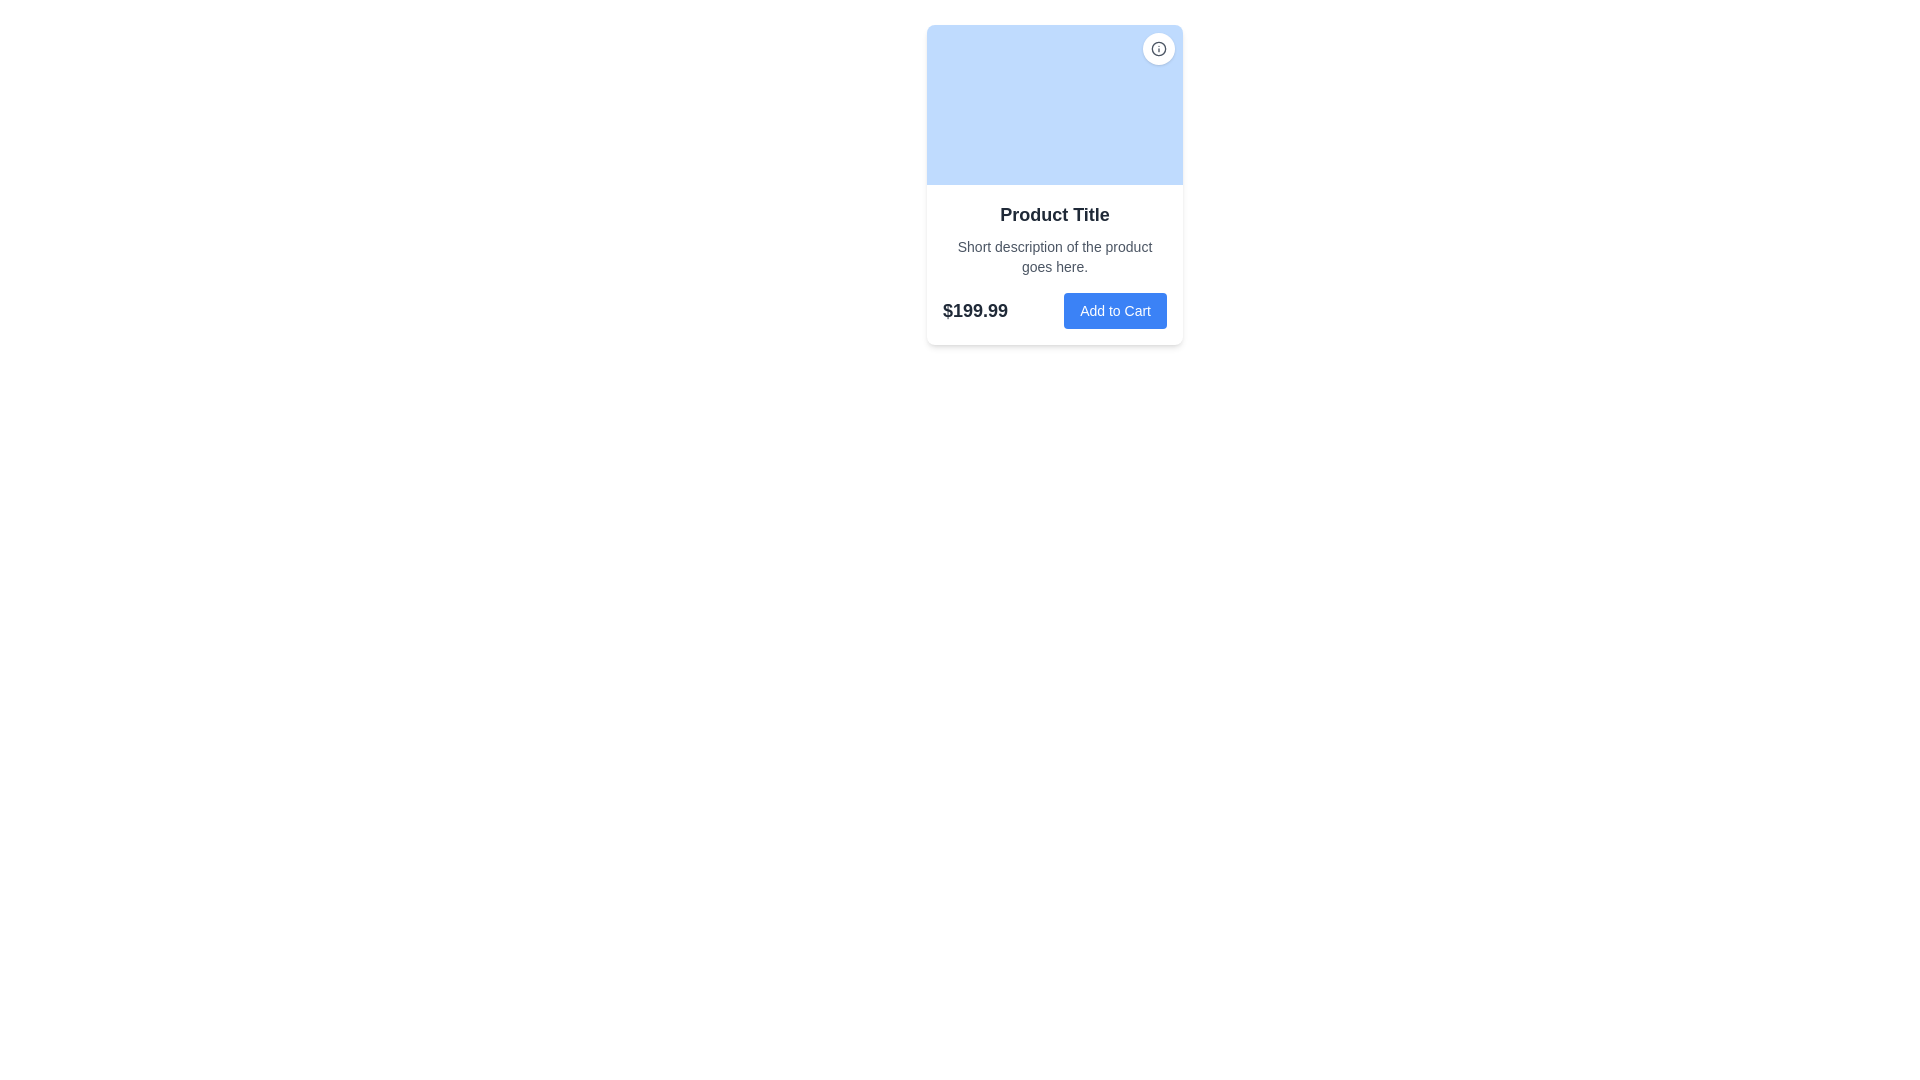 The image size is (1920, 1080). What do you see at coordinates (1054, 311) in the screenshot?
I see `the 'Add to Cart' button located at the bottom of the product card layout` at bounding box center [1054, 311].